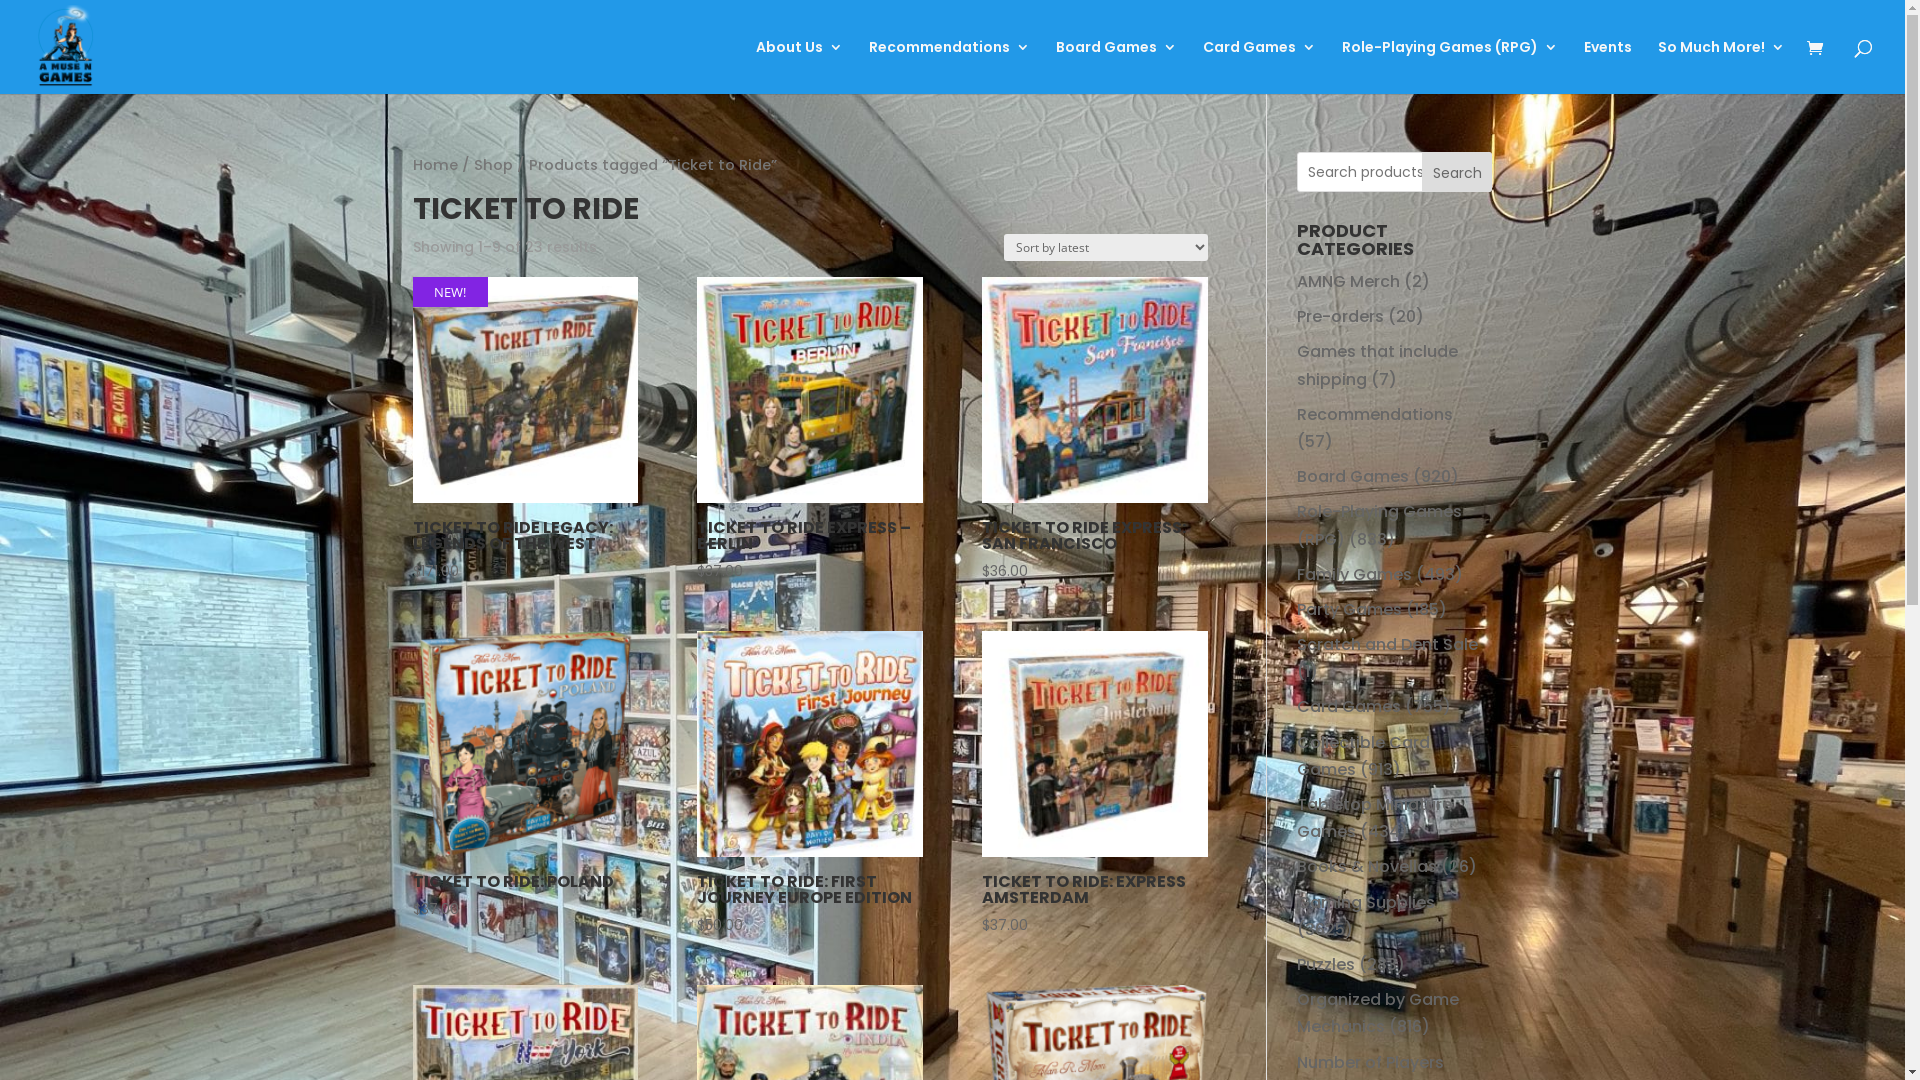 The image size is (1920, 1080). Describe the element at coordinates (1720, 65) in the screenshot. I see `'So Much More!'` at that location.